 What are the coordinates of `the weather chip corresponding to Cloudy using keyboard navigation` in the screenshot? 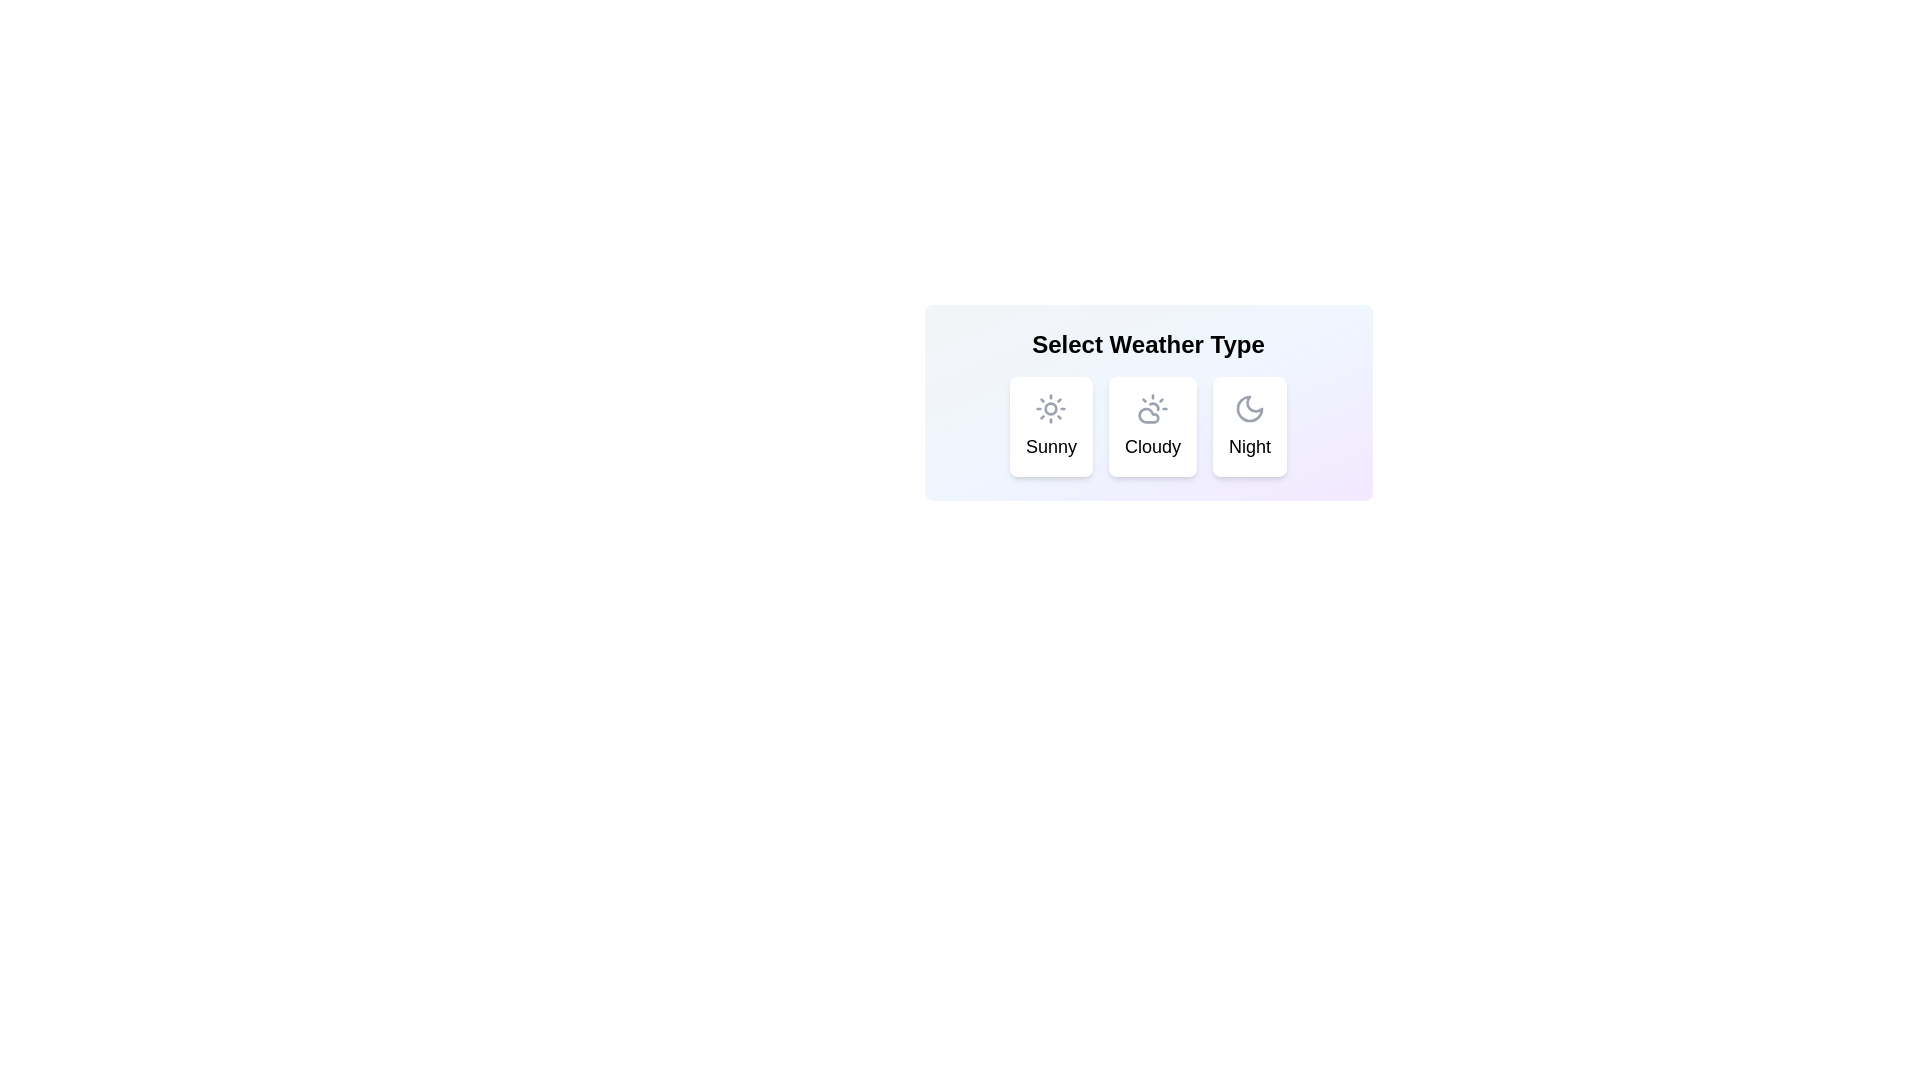 It's located at (1152, 426).